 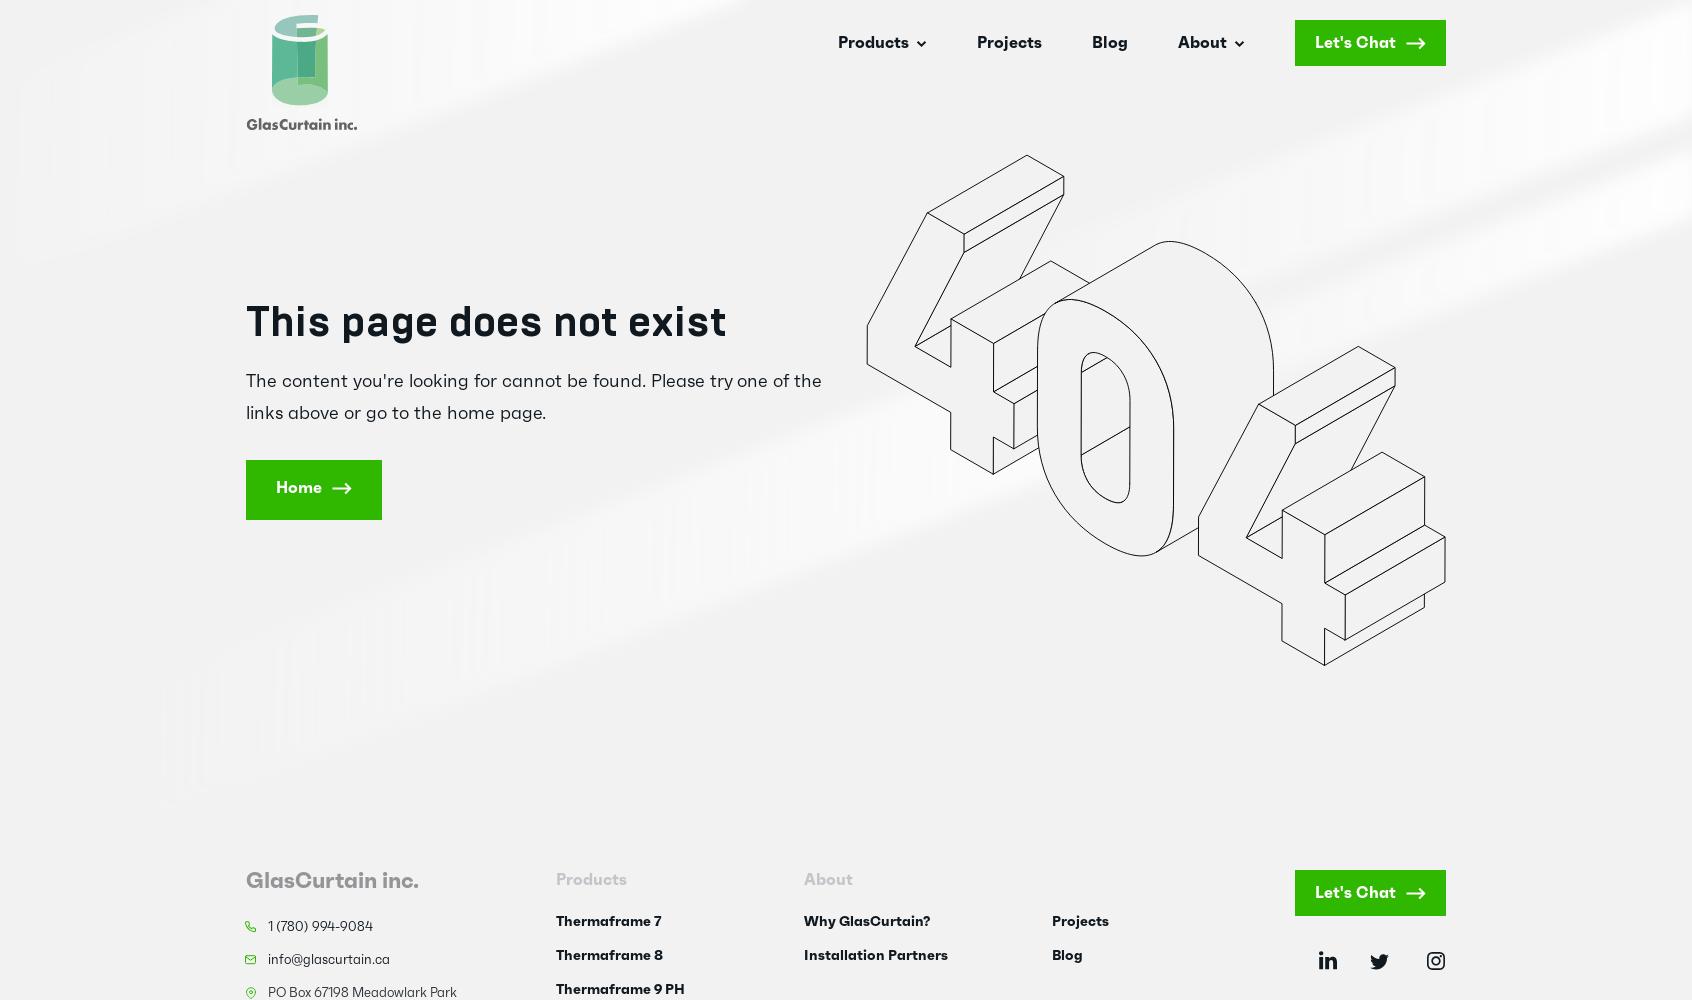 What do you see at coordinates (555, 989) in the screenshot?
I see `'Thermaframe 9 PH'` at bounding box center [555, 989].